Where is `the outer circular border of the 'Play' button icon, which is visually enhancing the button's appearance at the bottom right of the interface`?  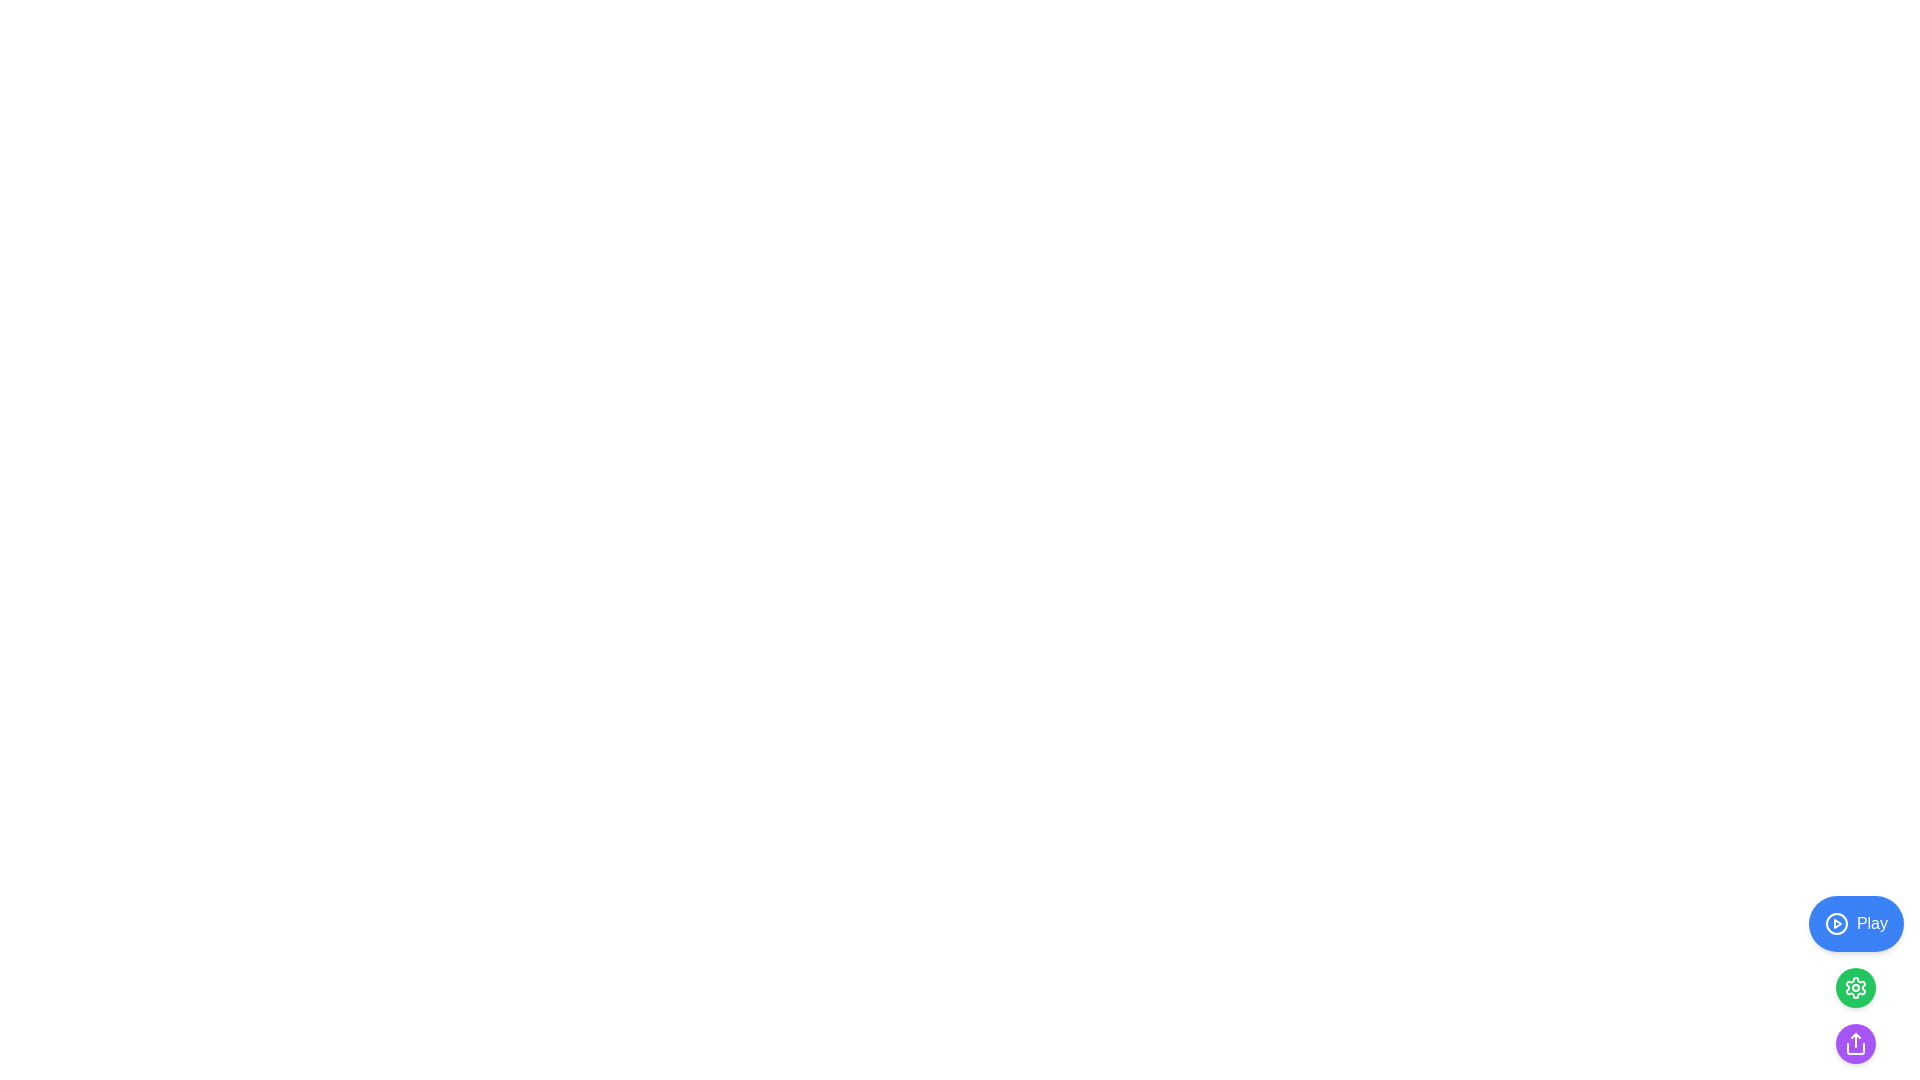
the outer circular border of the 'Play' button icon, which is visually enhancing the button's appearance at the bottom right of the interface is located at coordinates (1836, 924).